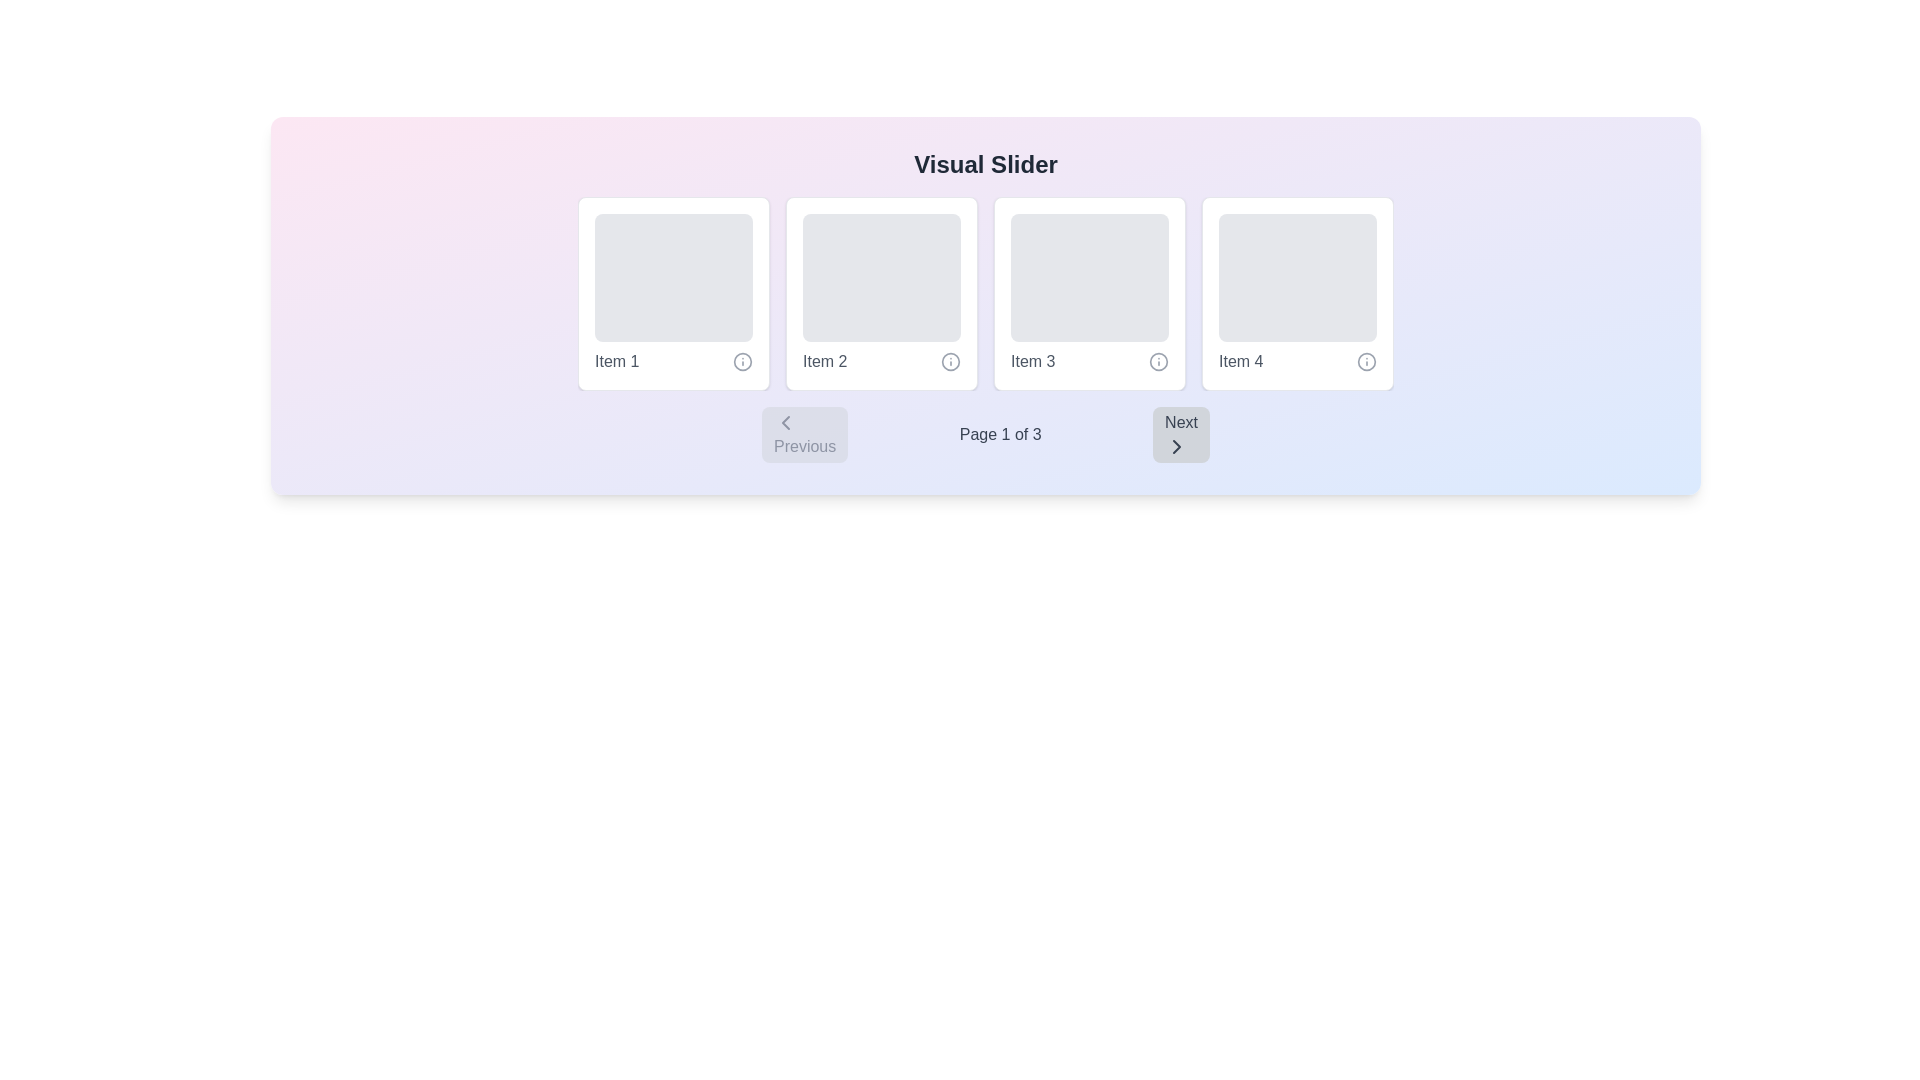 Image resolution: width=1920 pixels, height=1080 pixels. I want to click on the informational icon (circular outline) located in the right-bottom quadrant of the interface, associated with 'Item 4', so click(1366, 362).